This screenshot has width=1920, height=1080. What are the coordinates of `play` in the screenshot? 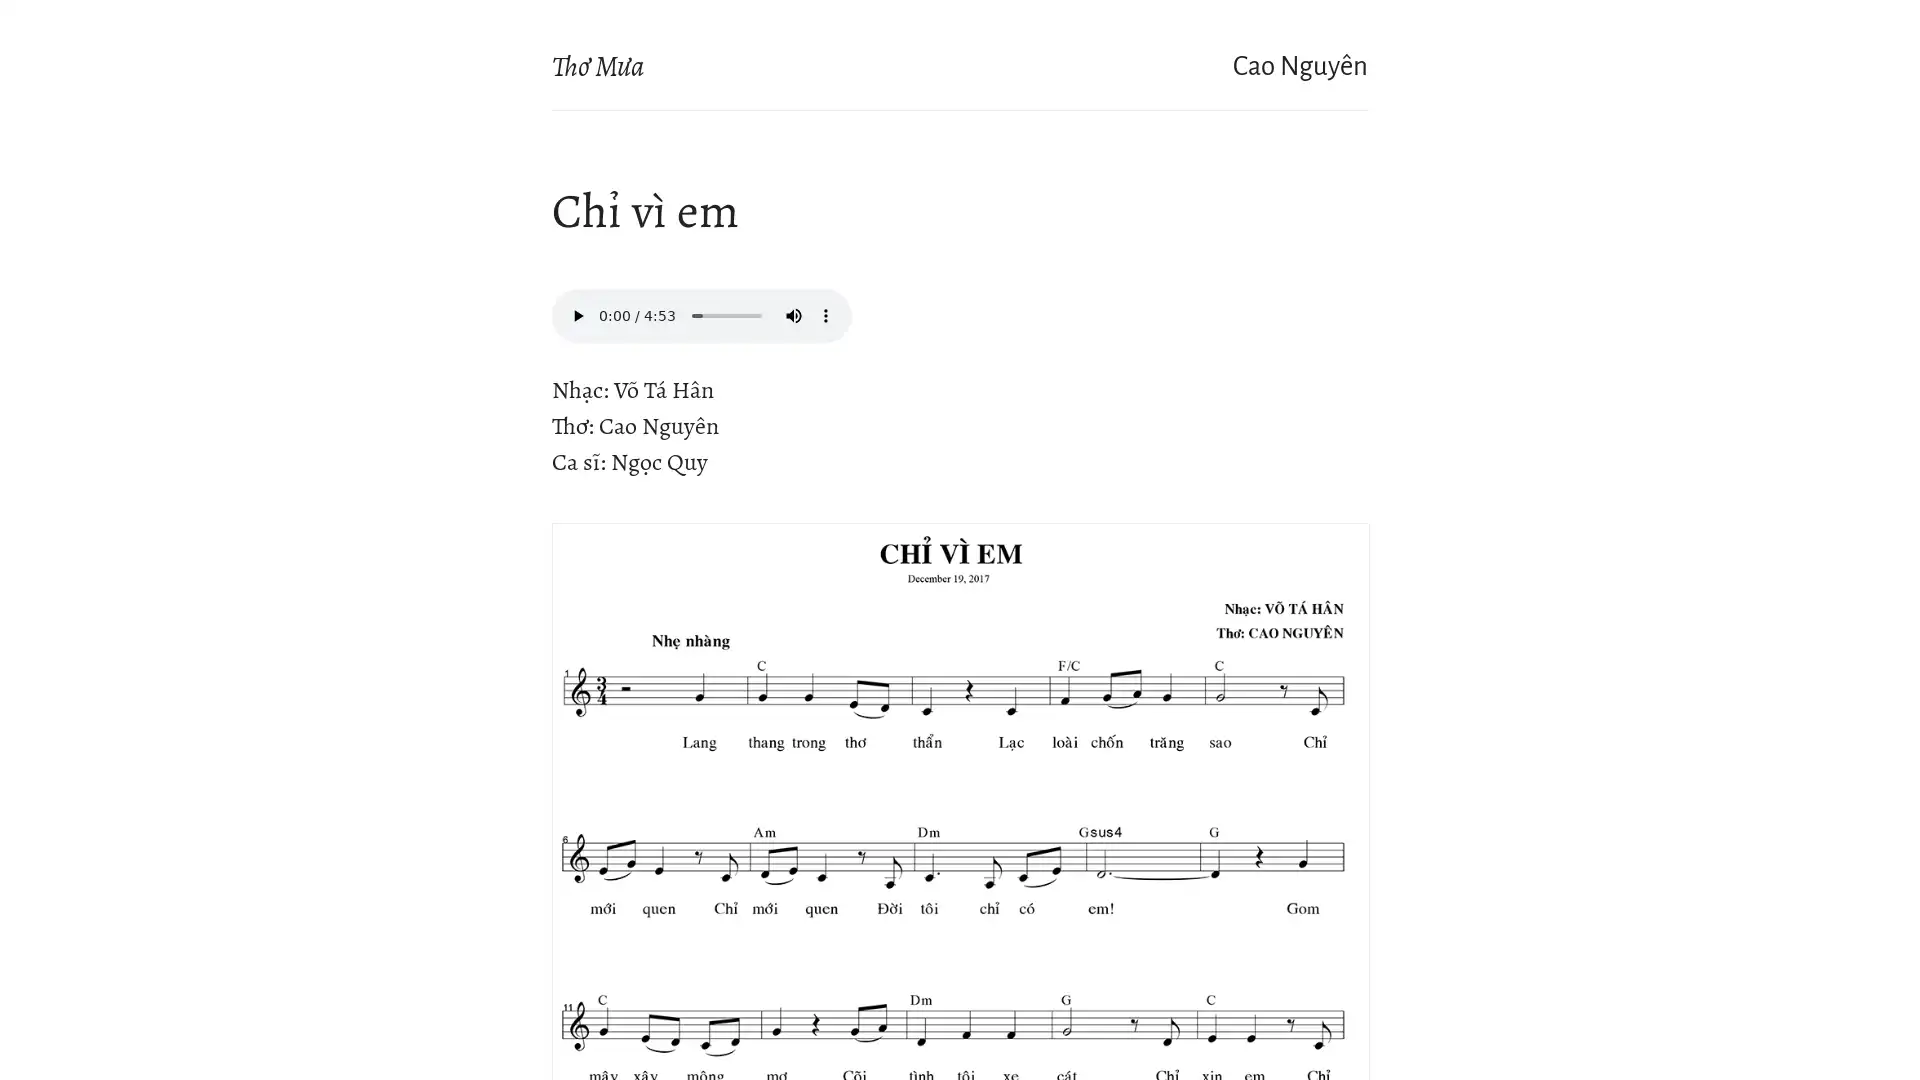 It's located at (576, 315).